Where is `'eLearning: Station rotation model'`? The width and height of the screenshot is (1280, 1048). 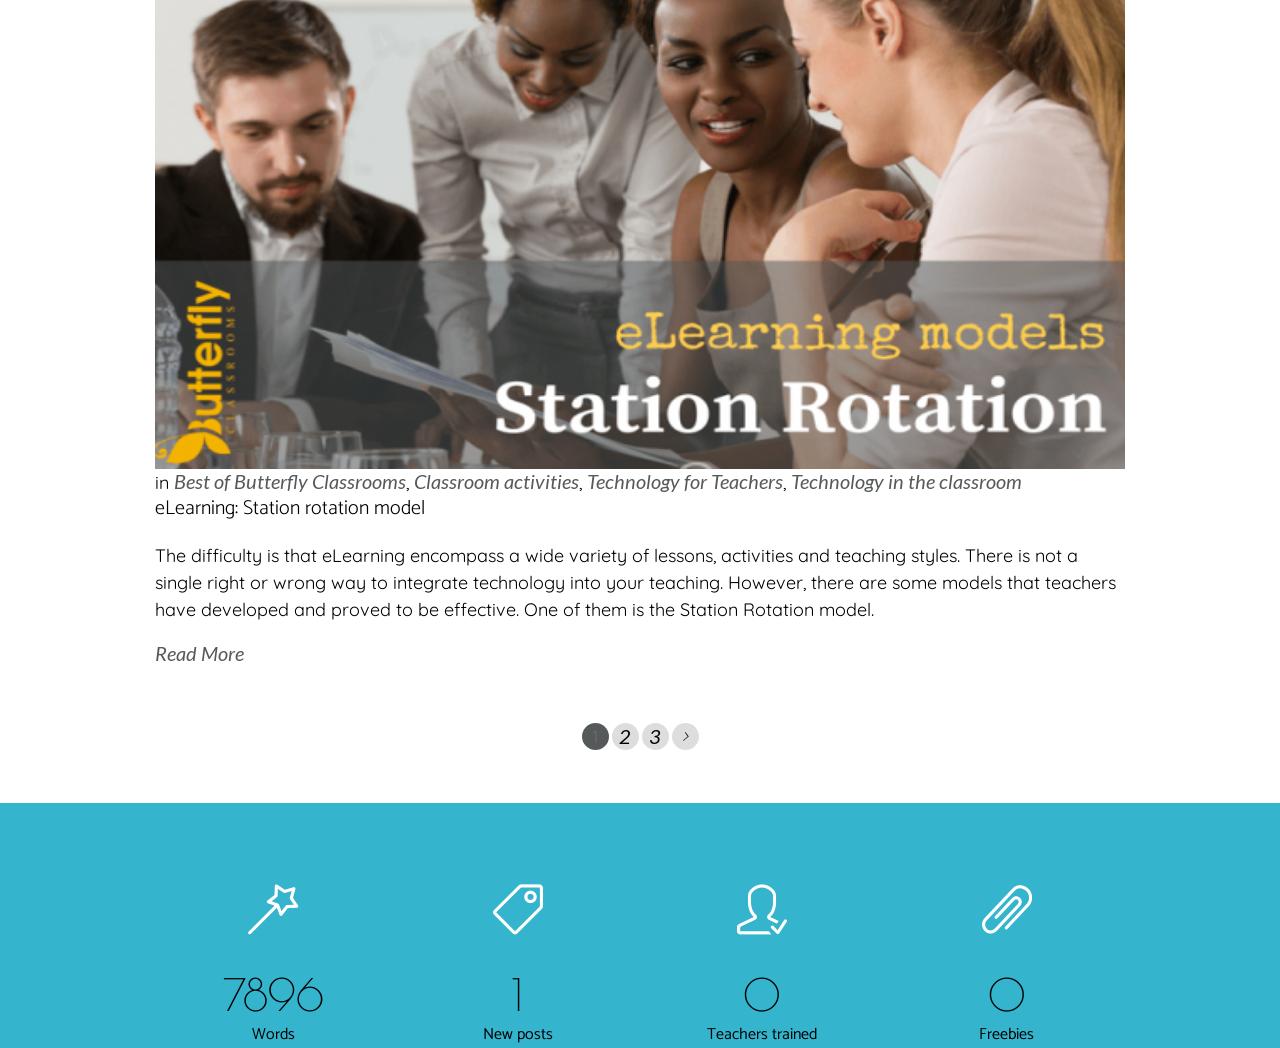 'eLearning: Station rotation model' is located at coordinates (289, 507).